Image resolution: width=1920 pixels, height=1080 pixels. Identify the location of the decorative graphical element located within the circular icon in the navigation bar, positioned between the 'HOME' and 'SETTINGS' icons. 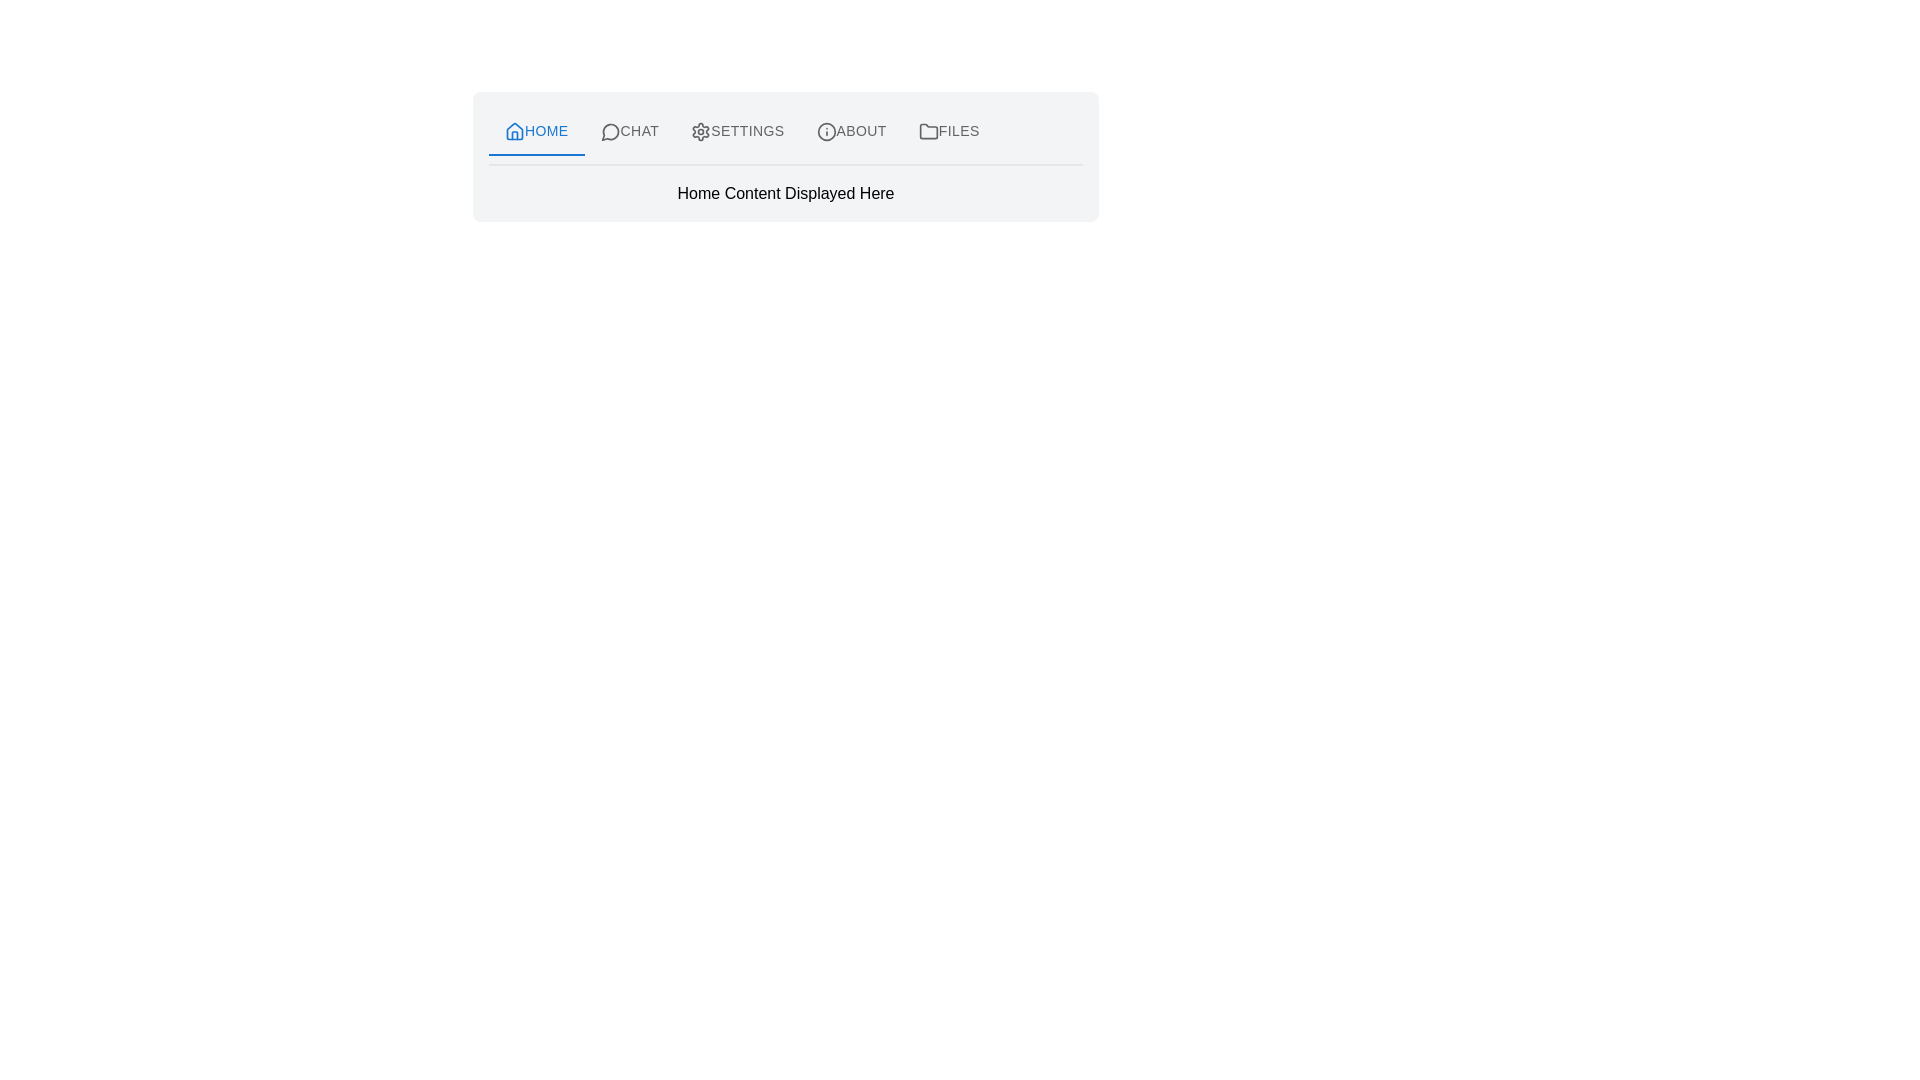
(609, 132).